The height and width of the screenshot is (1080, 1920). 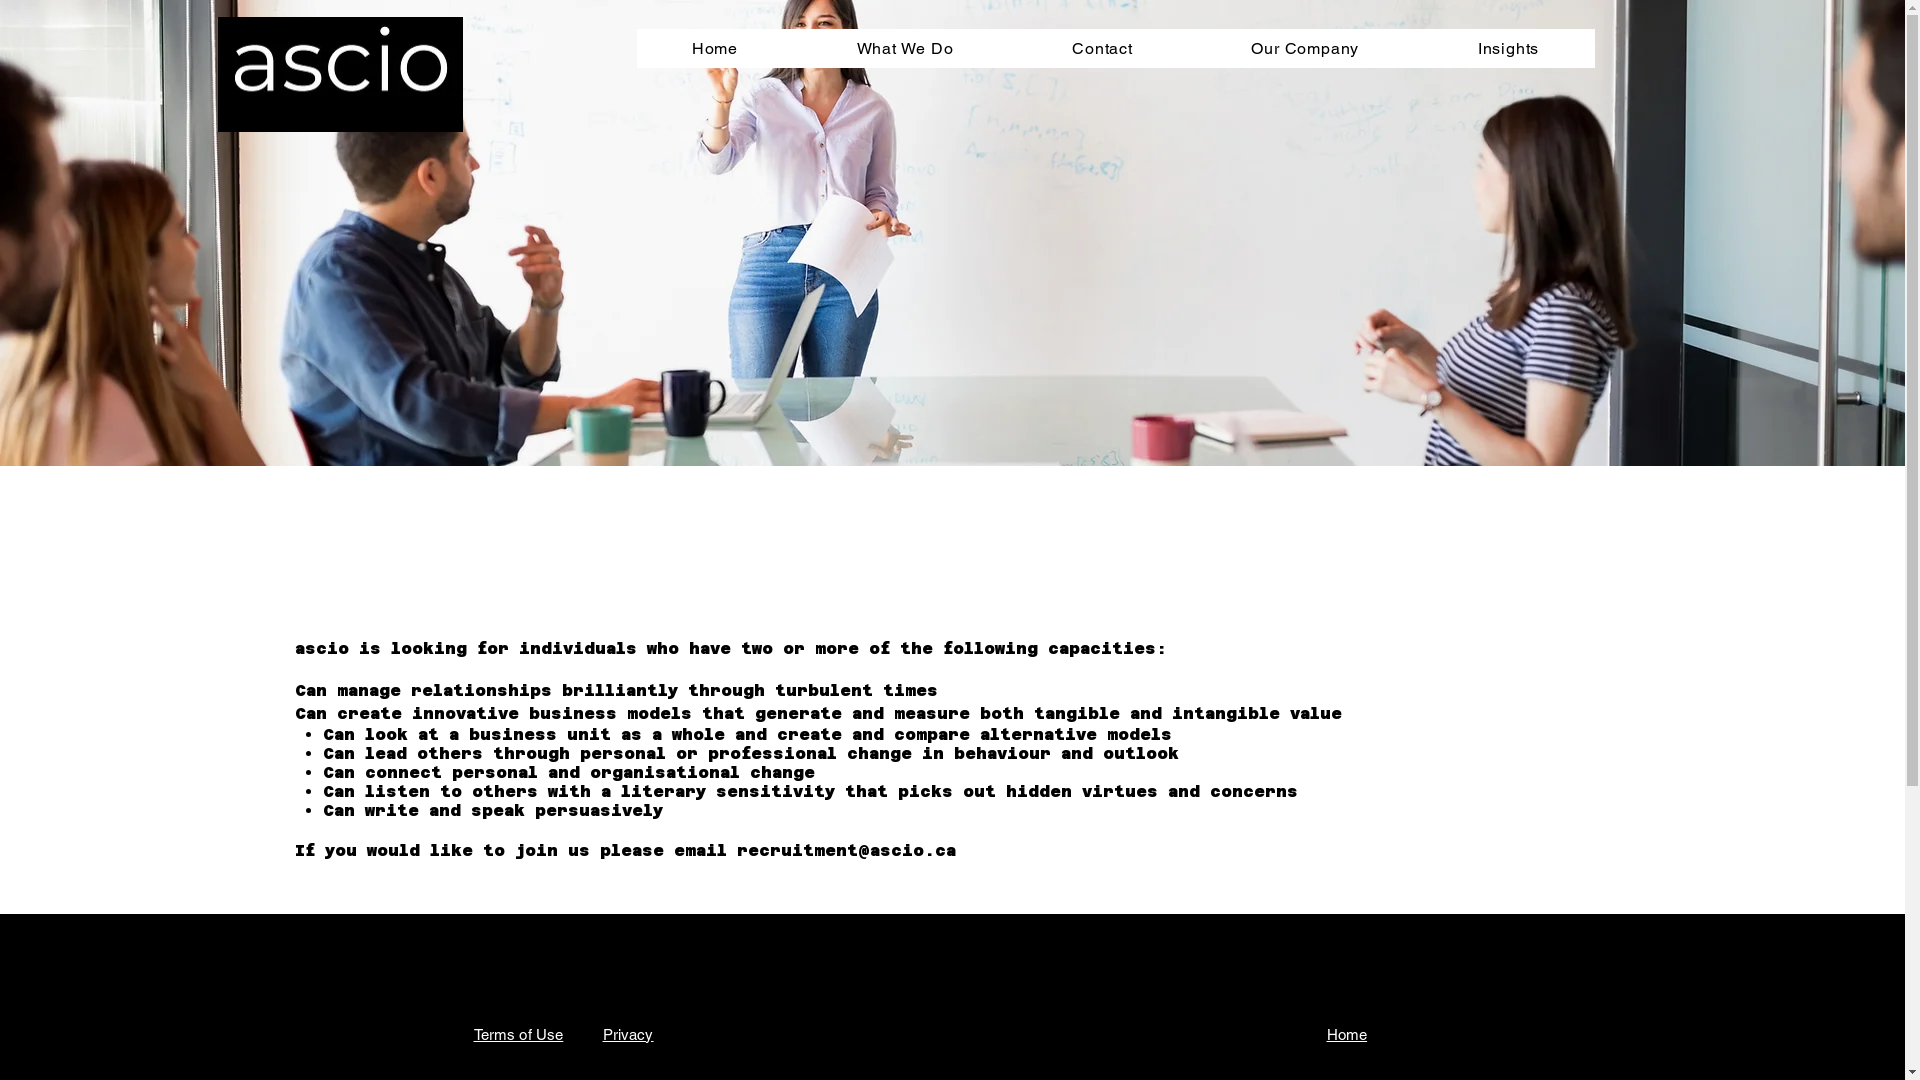 I want to click on 'Contact', so click(x=1017, y=47).